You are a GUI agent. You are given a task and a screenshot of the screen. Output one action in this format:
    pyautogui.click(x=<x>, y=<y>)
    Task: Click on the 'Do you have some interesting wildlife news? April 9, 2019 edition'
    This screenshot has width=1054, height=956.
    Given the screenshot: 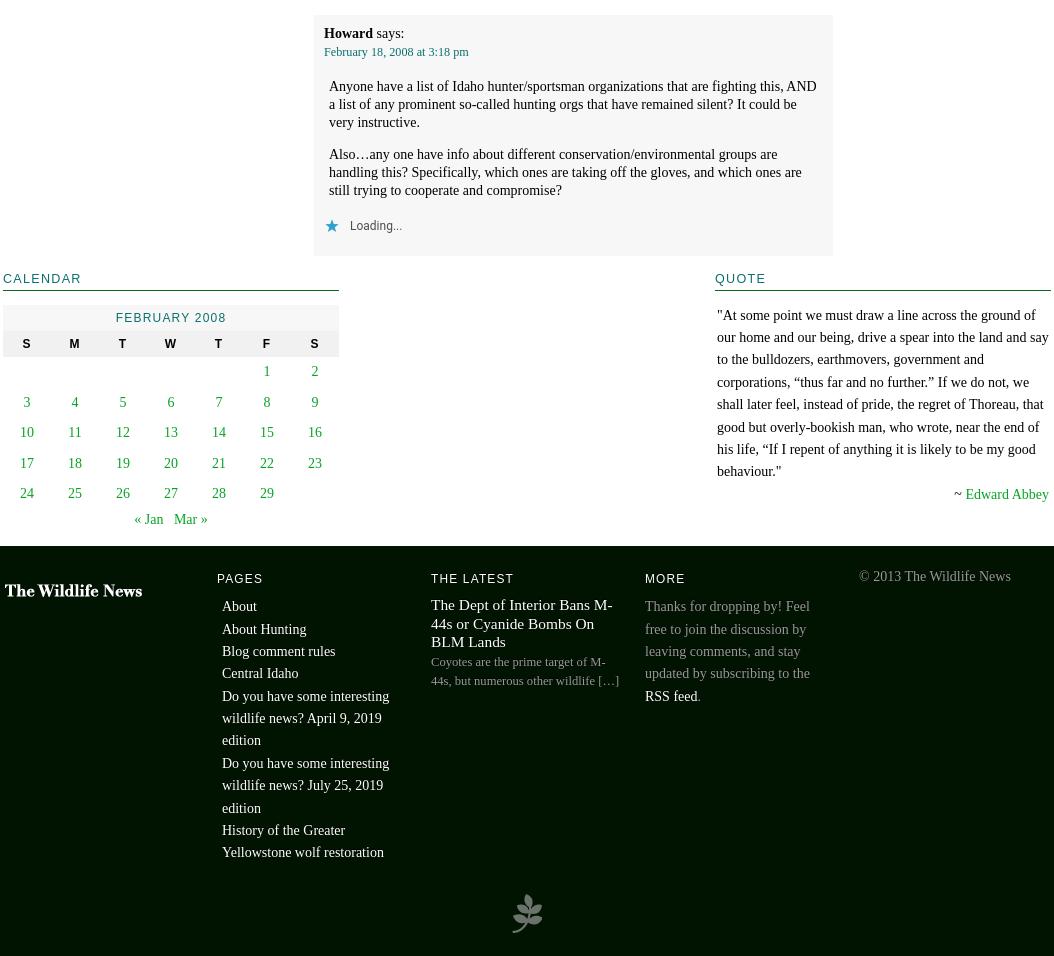 What is the action you would take?
    pyautogui.click(x=221, y=717)
    